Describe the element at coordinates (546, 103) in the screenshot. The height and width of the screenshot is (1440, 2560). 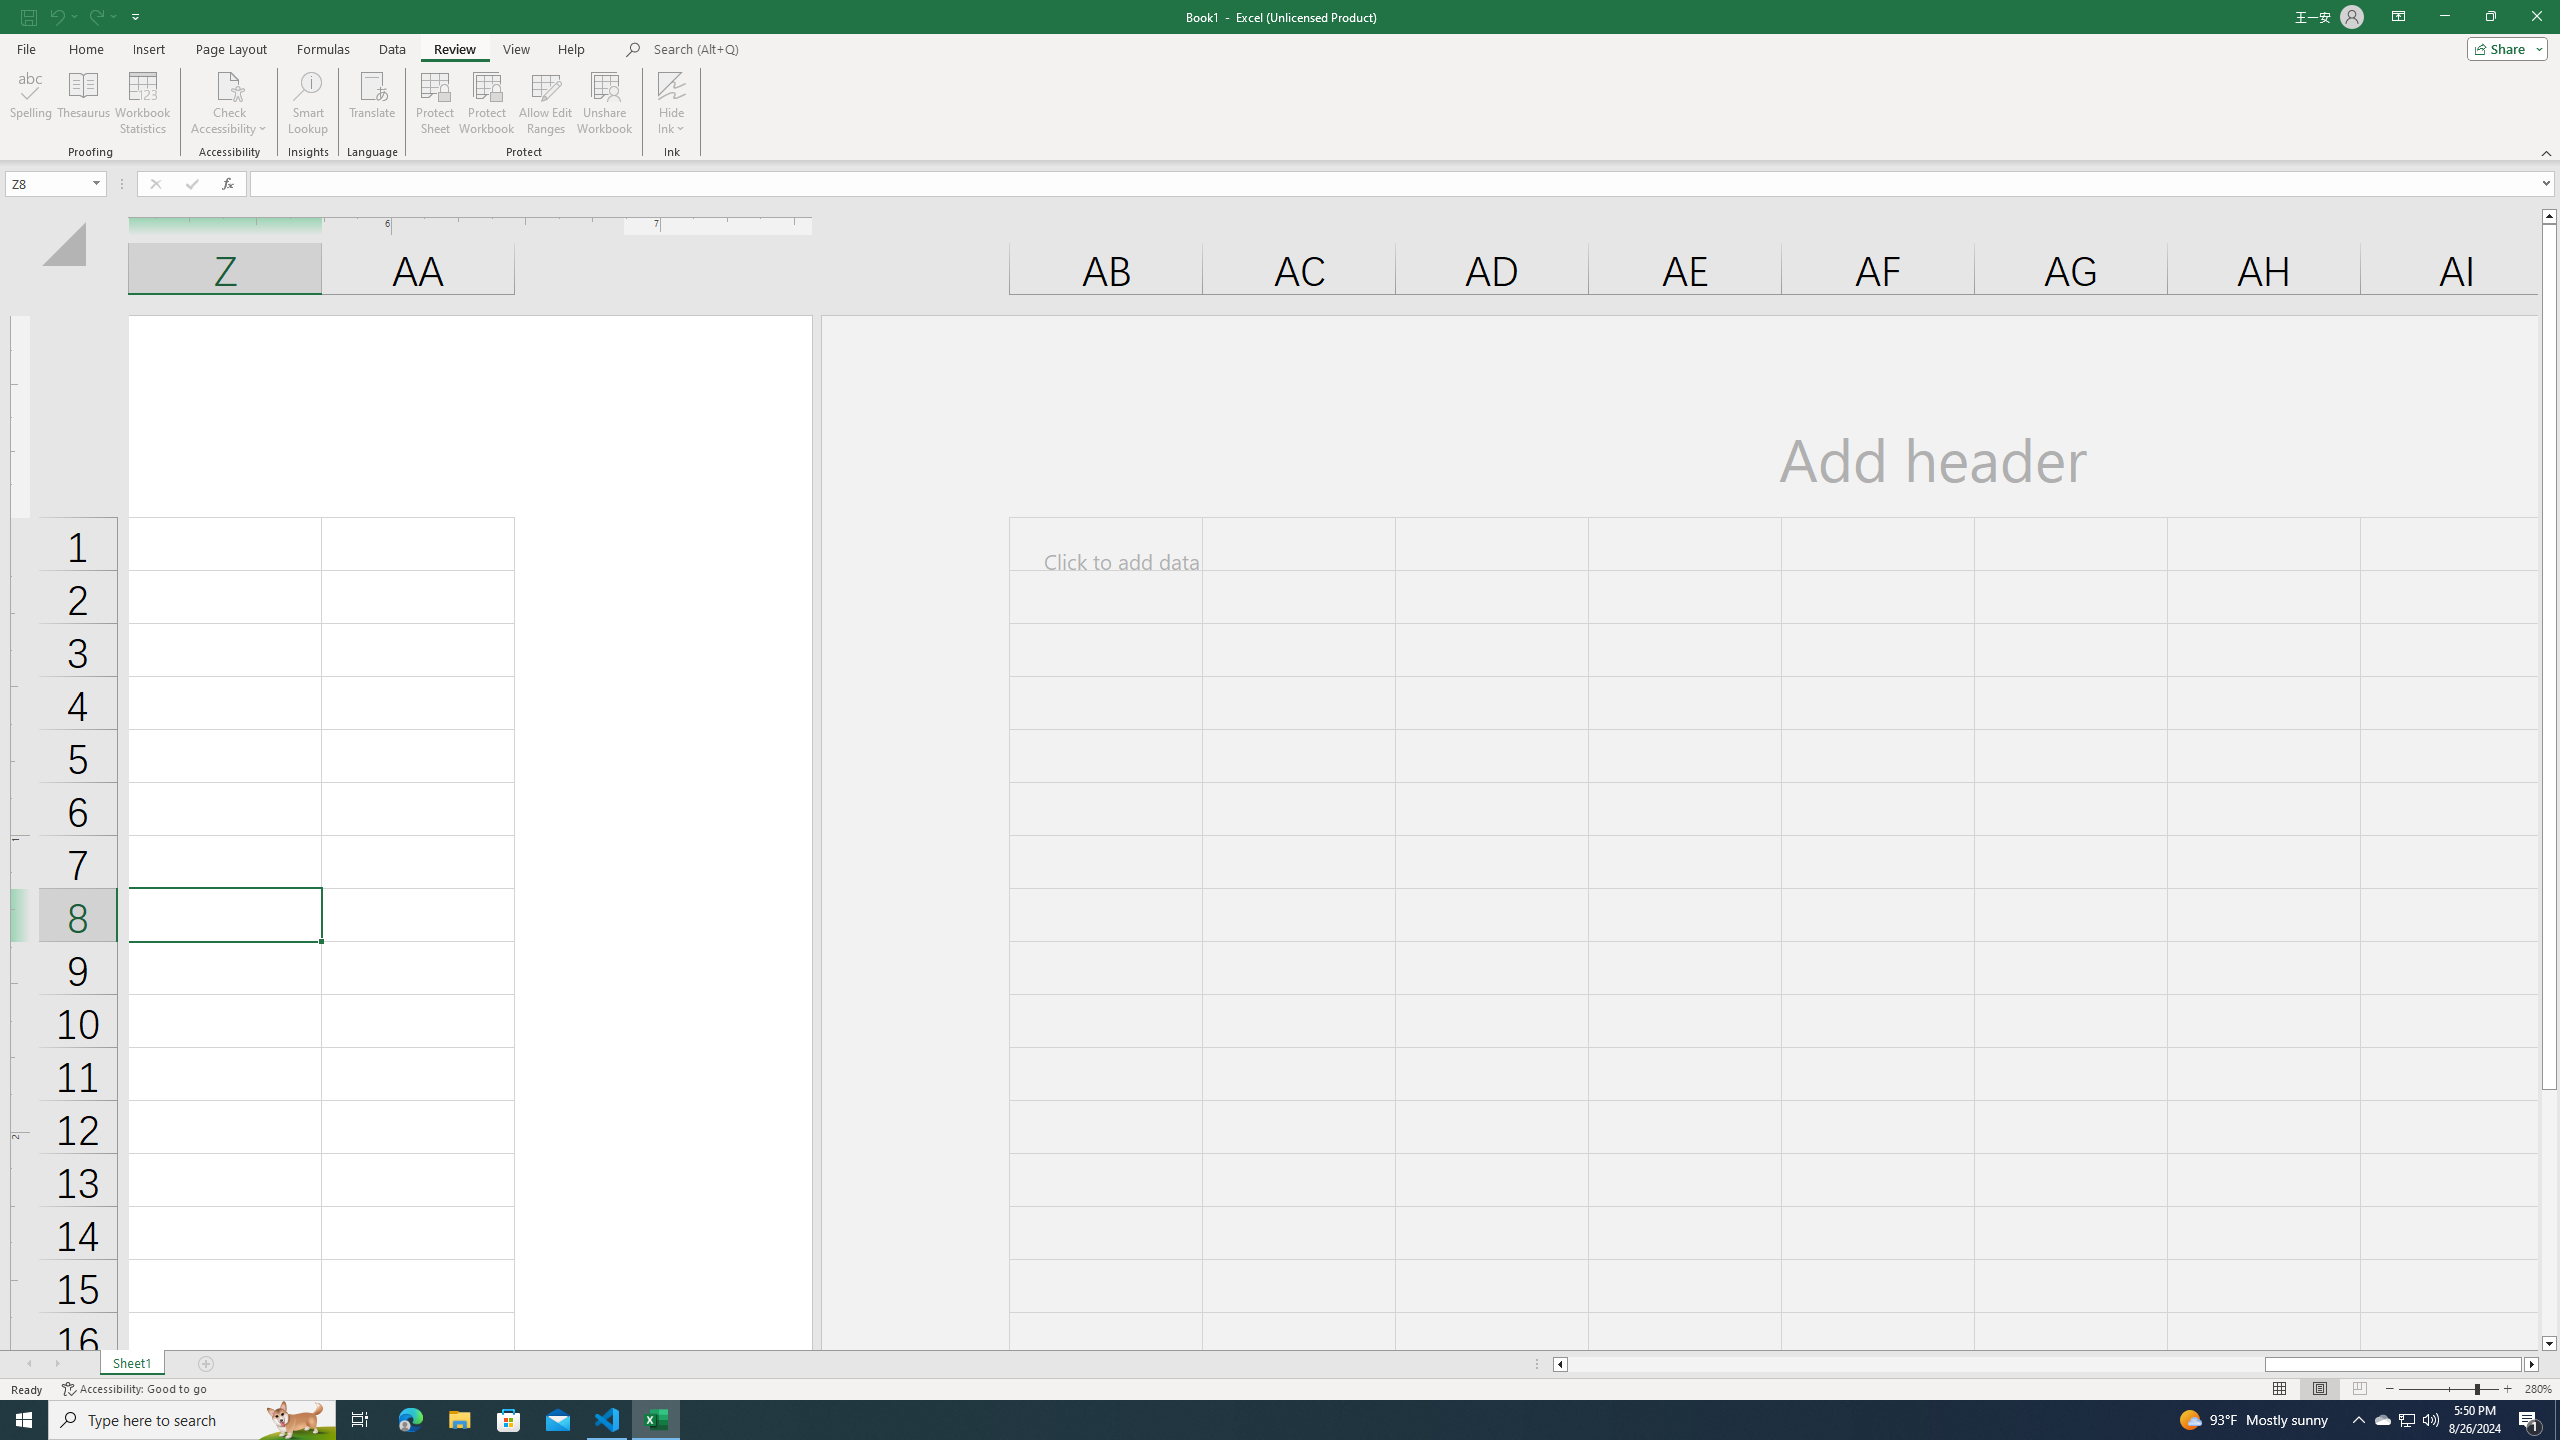
I see `'Allow Edit Ranges'` at that location.